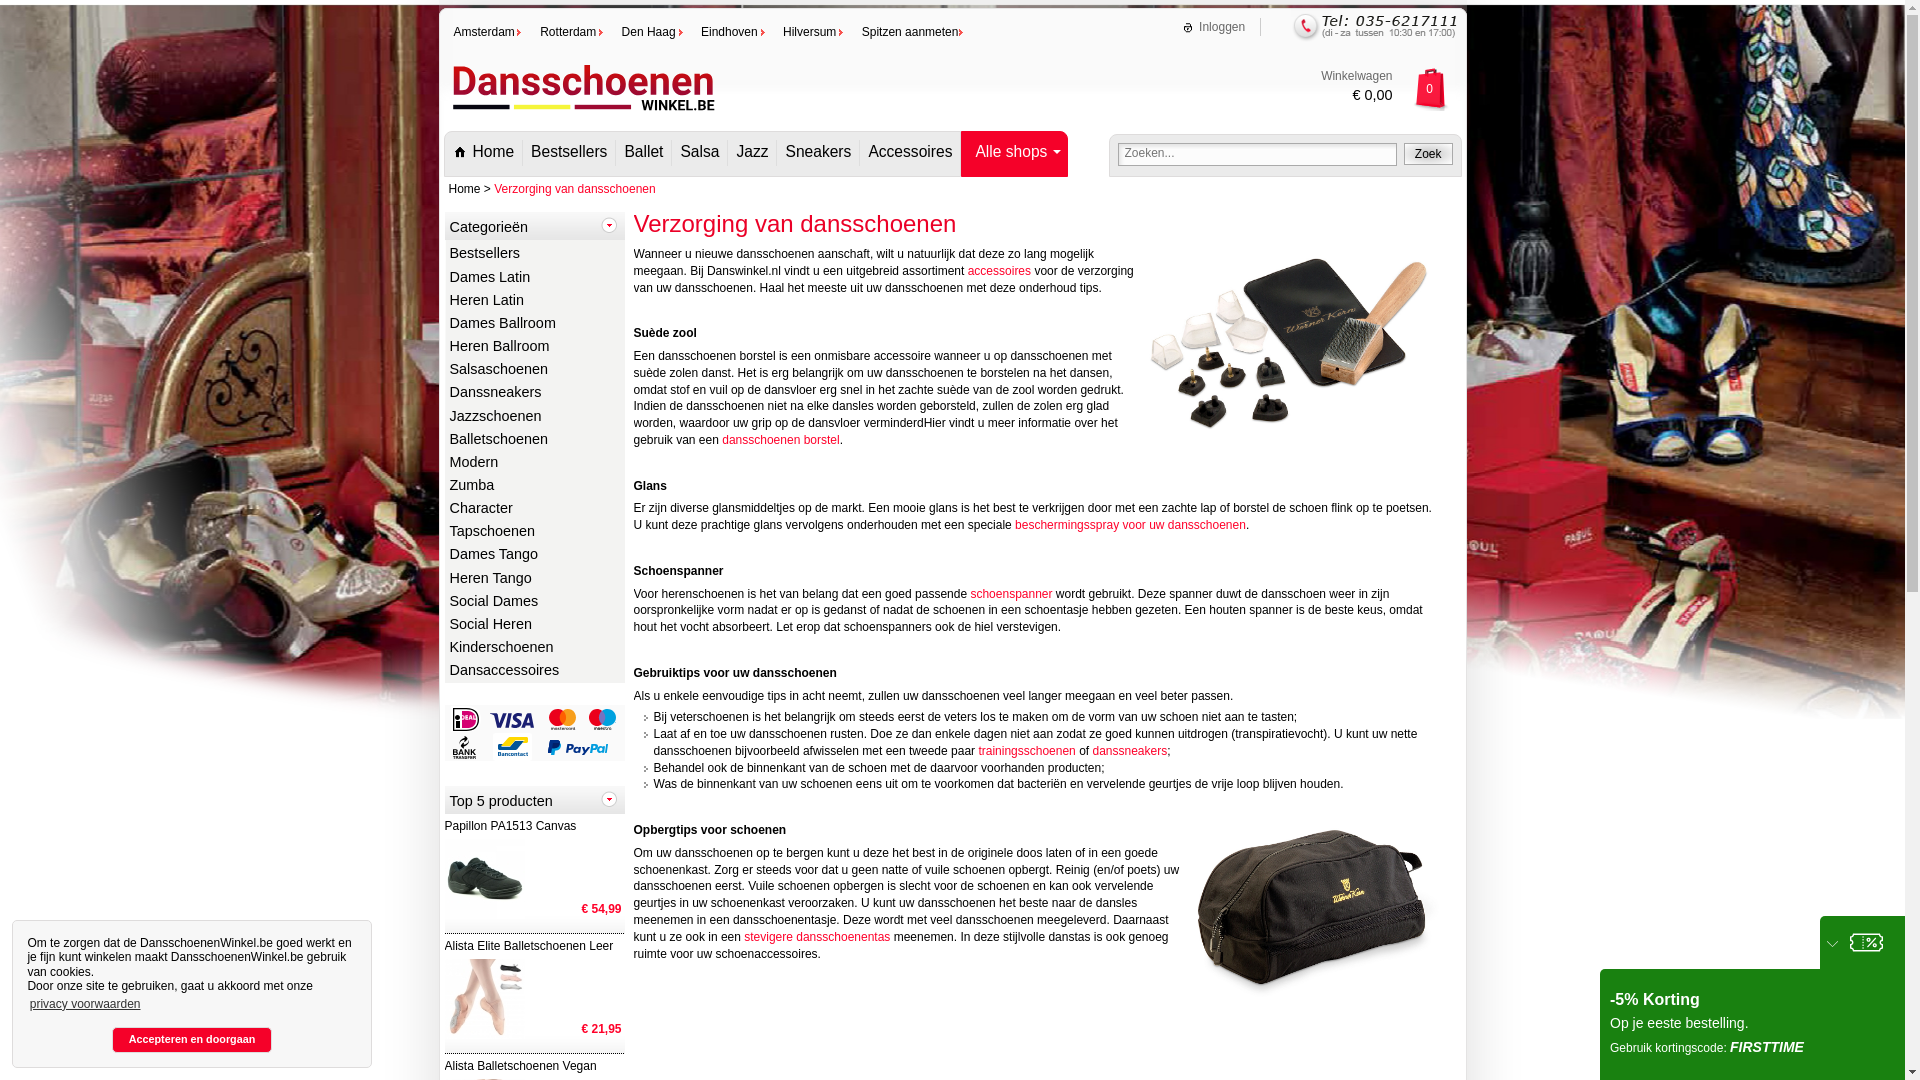 This screenshot has width=1920, height=1080. What do you see at coordinates (1130, 523) in the screenshot?
I see `'beschermingsspray voor uw dansschoenen'` at bounding box center [1130, 523].